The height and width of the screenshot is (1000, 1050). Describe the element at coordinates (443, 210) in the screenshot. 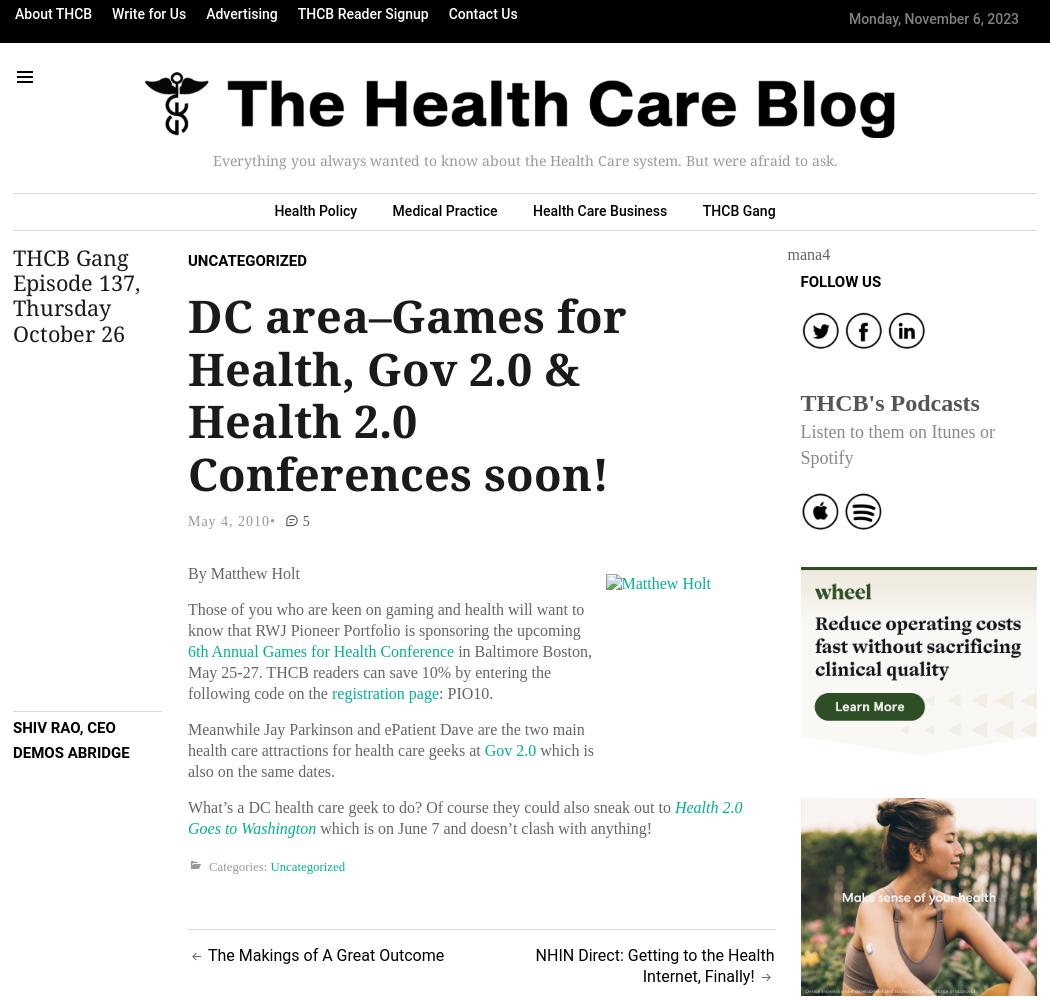

I see `'Medical Practice'` at that location.